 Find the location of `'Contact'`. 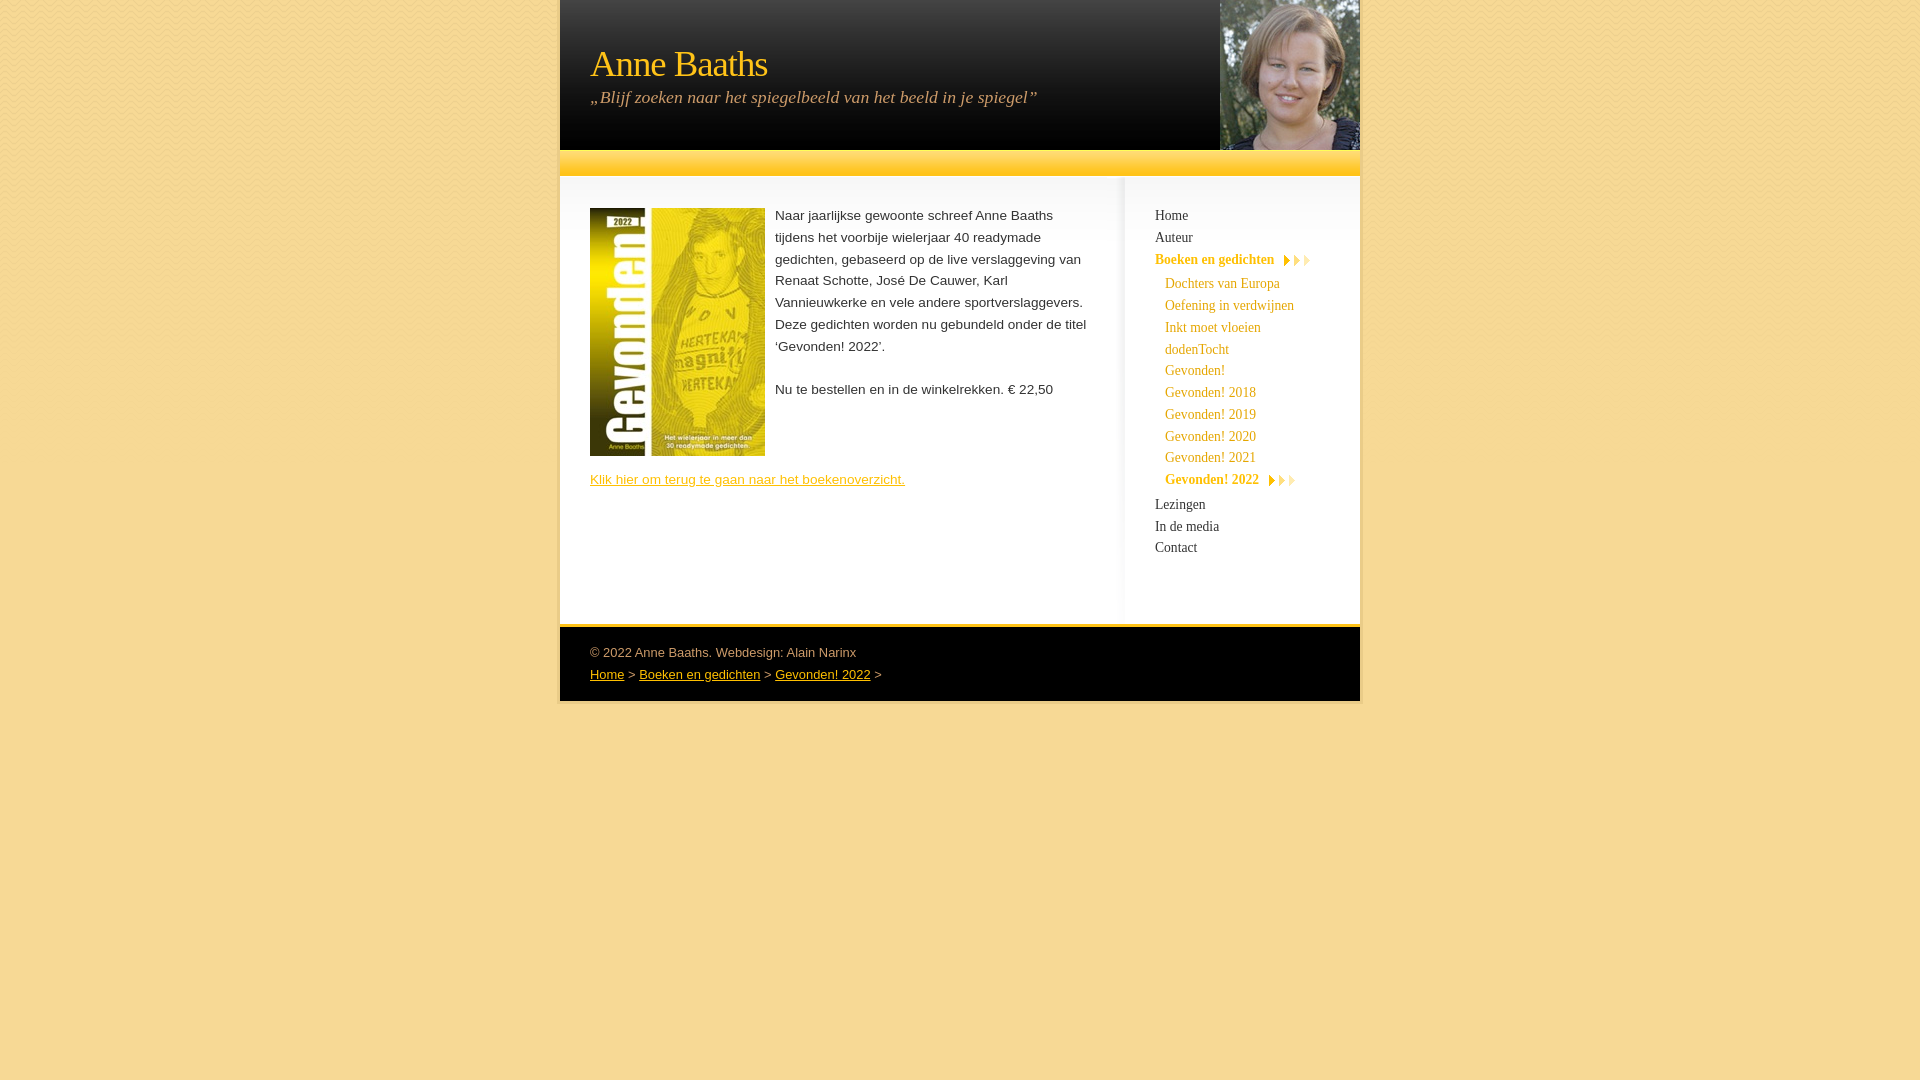

'Contact' is located at coordinates (1176, 547).